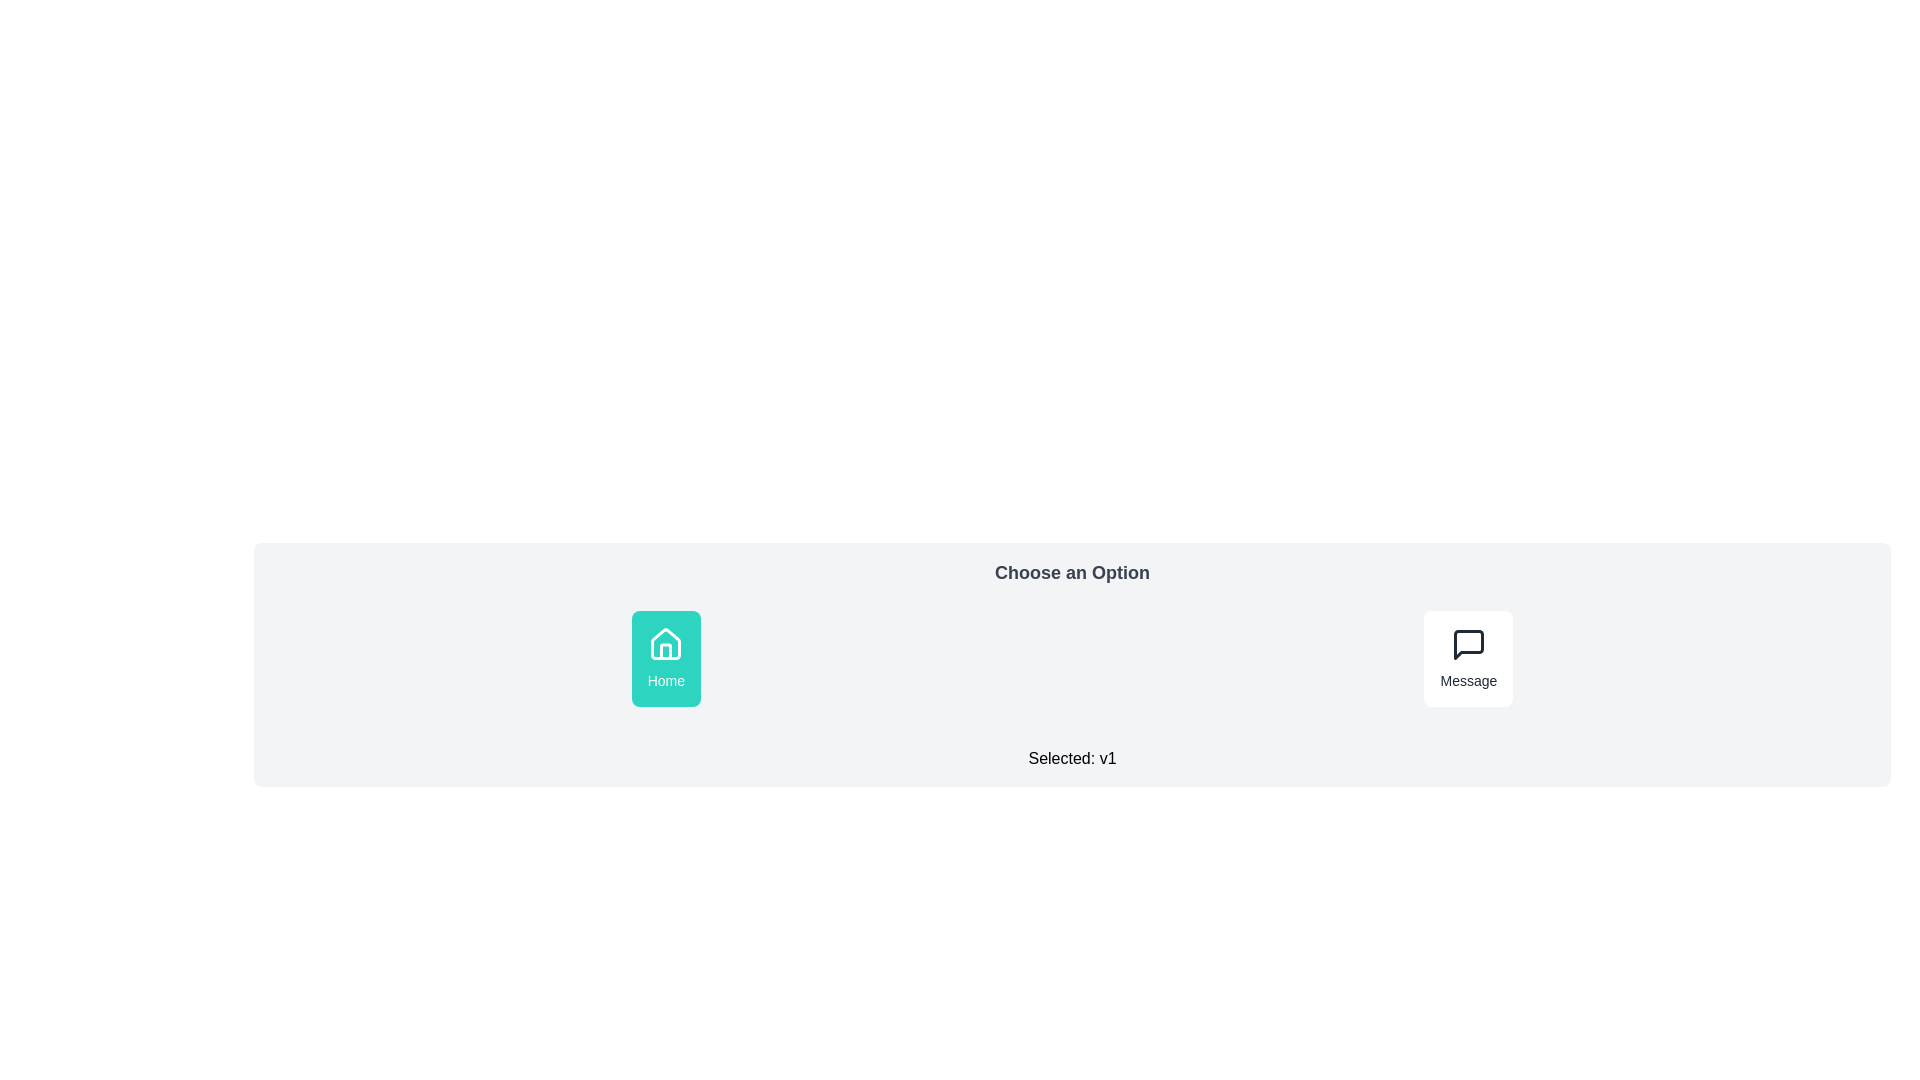 Image resolution: width=1920 pixels, height=1080 pixels. I want to click on the 'Home' button located at the leftmost position in the button row, so click(666, 659).